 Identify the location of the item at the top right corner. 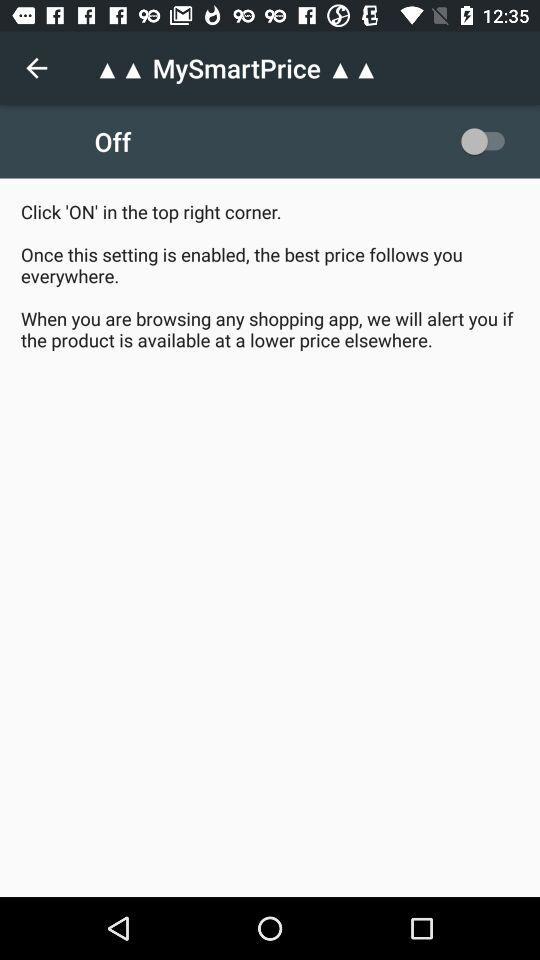
(486, 140).